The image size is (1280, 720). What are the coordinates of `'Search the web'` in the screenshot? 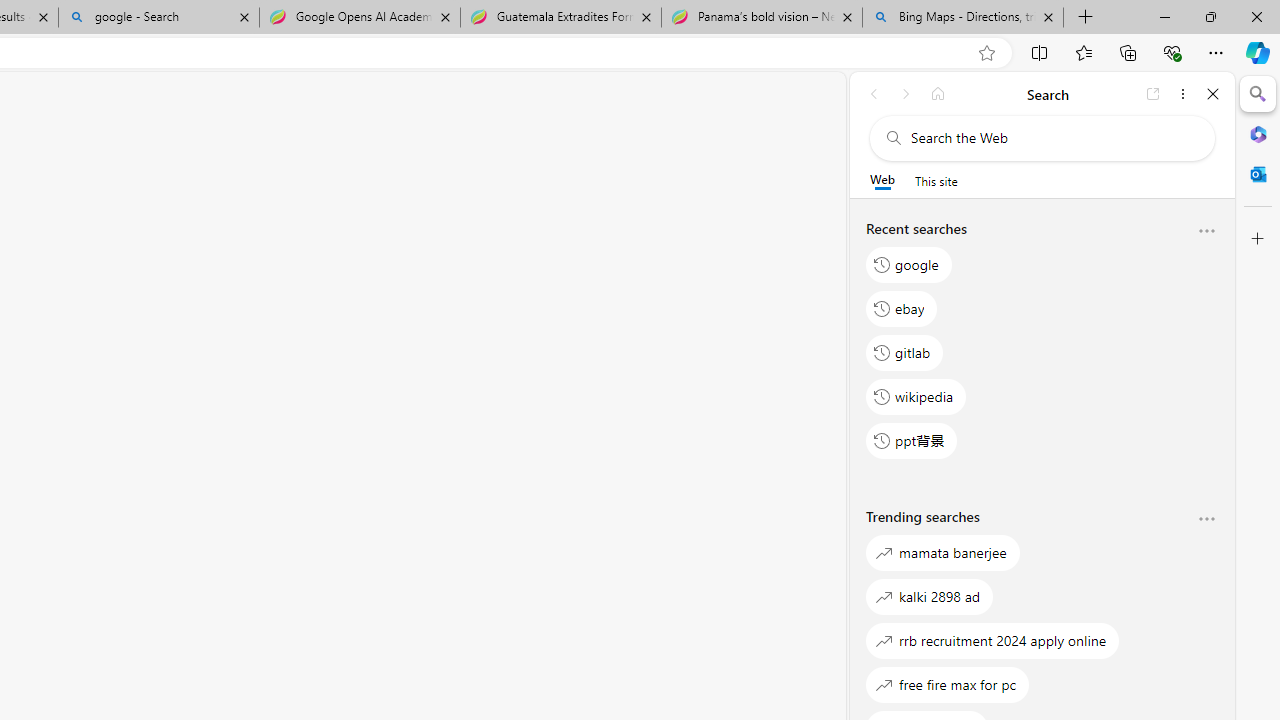 It's located at (1051, 137).